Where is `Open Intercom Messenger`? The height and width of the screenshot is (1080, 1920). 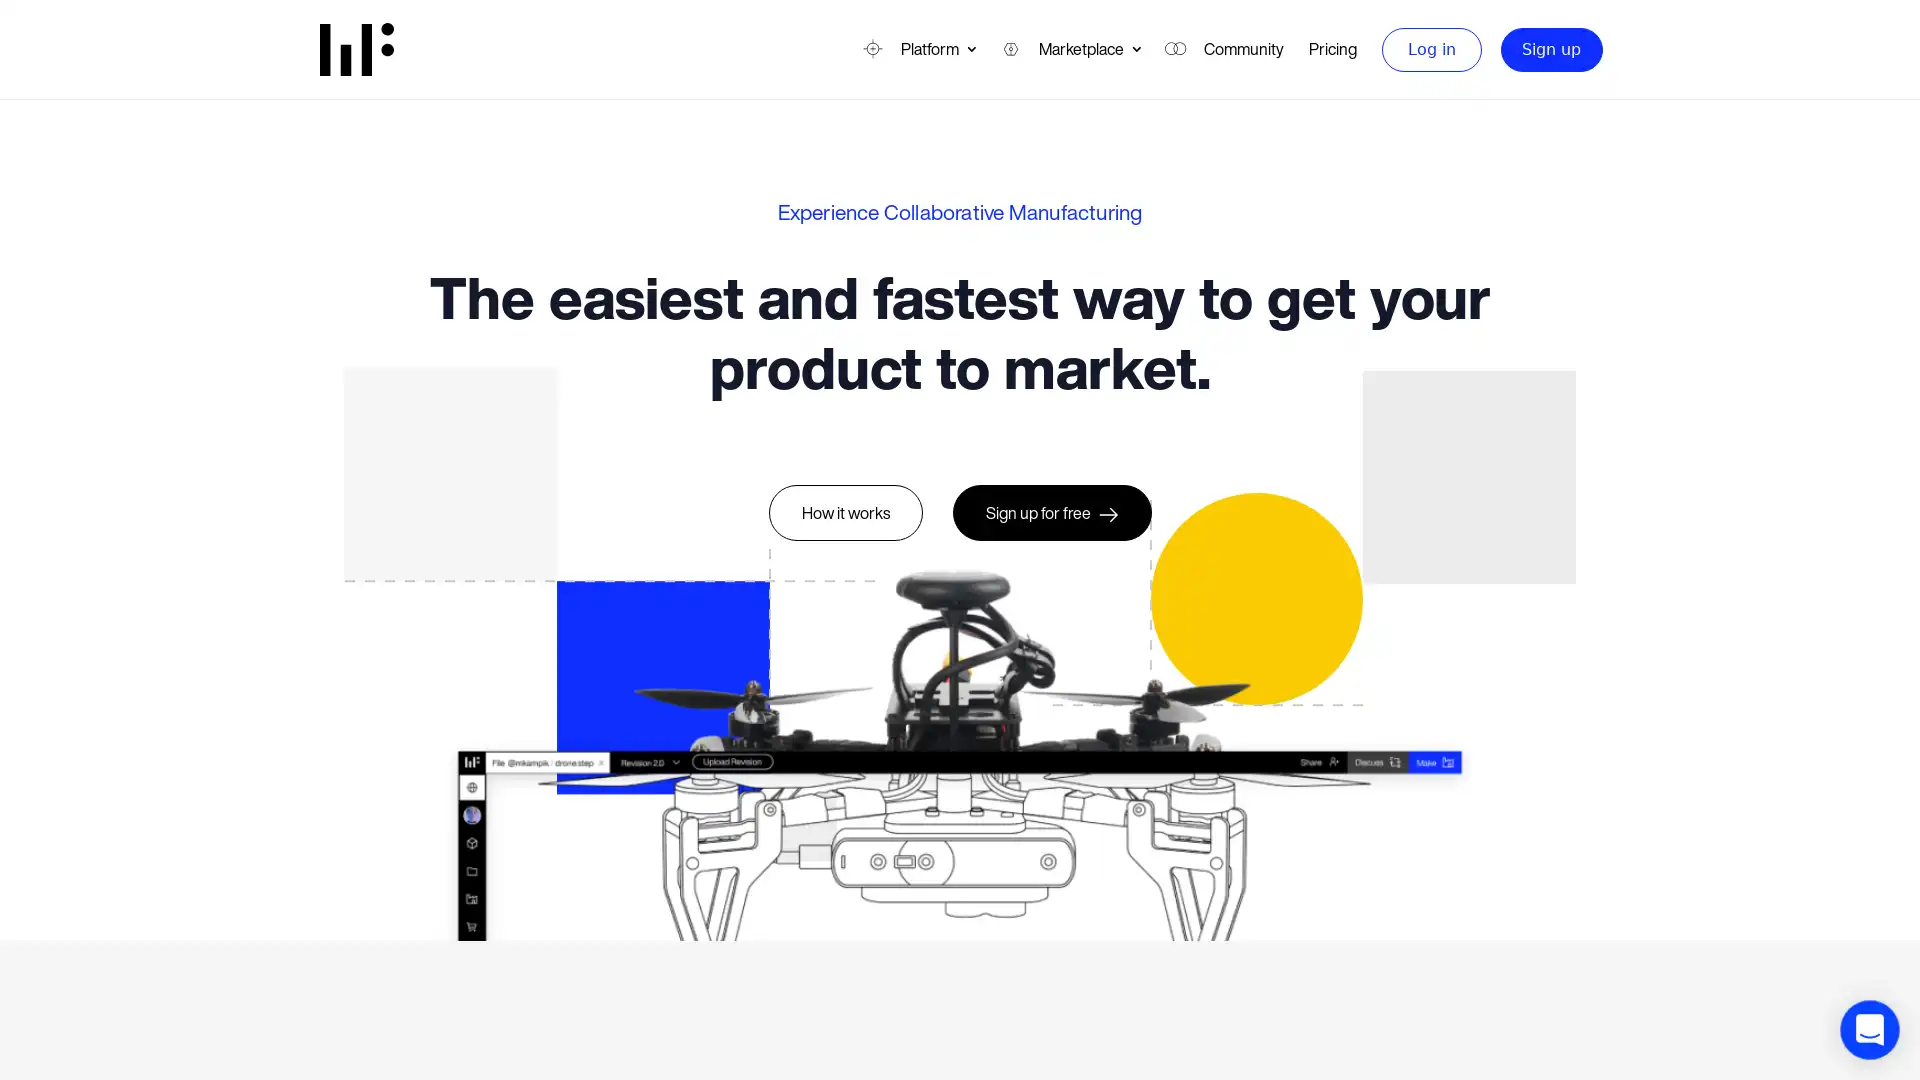
Open Intercom Messenger is located at coordinates (1869, 1029).